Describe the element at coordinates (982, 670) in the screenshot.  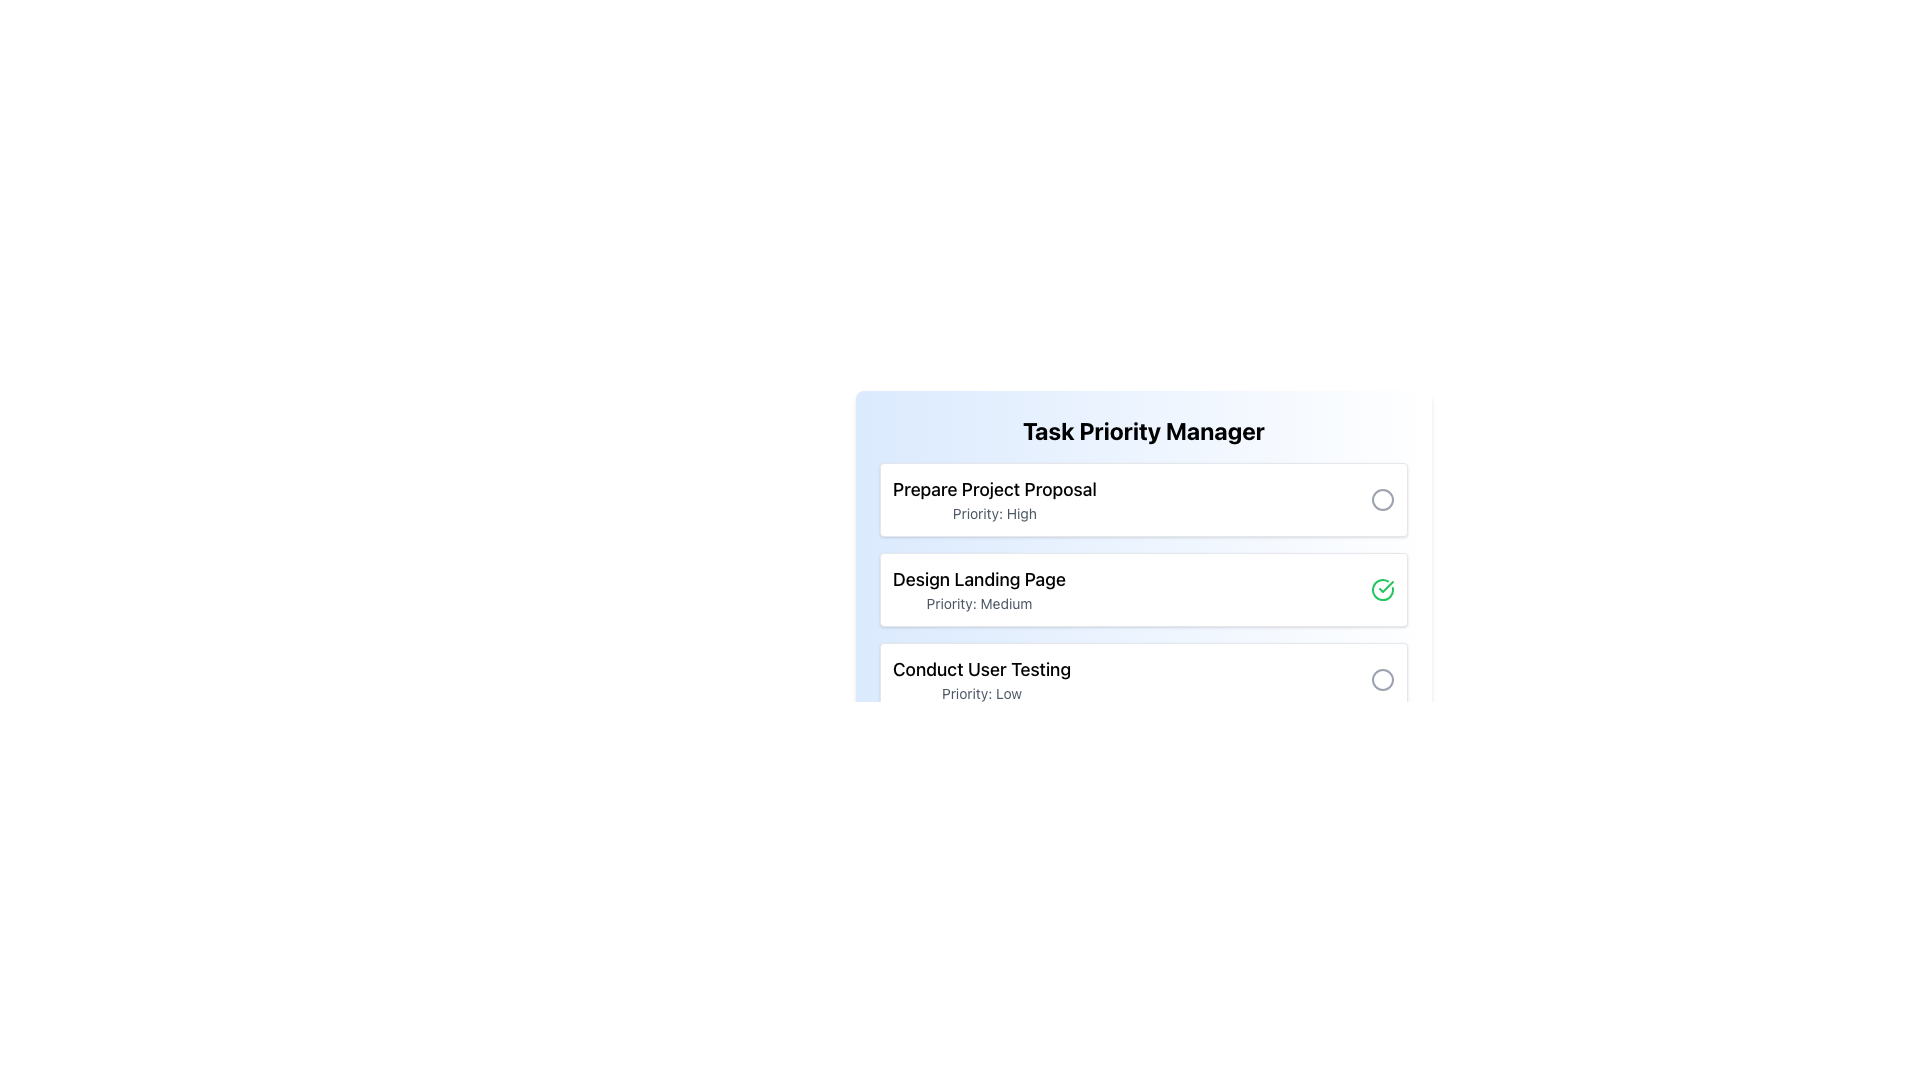
I see `the Static Text element located in the third task panel of the 'Task Priority Manager' interface, which identifies the respective task item` at that location.